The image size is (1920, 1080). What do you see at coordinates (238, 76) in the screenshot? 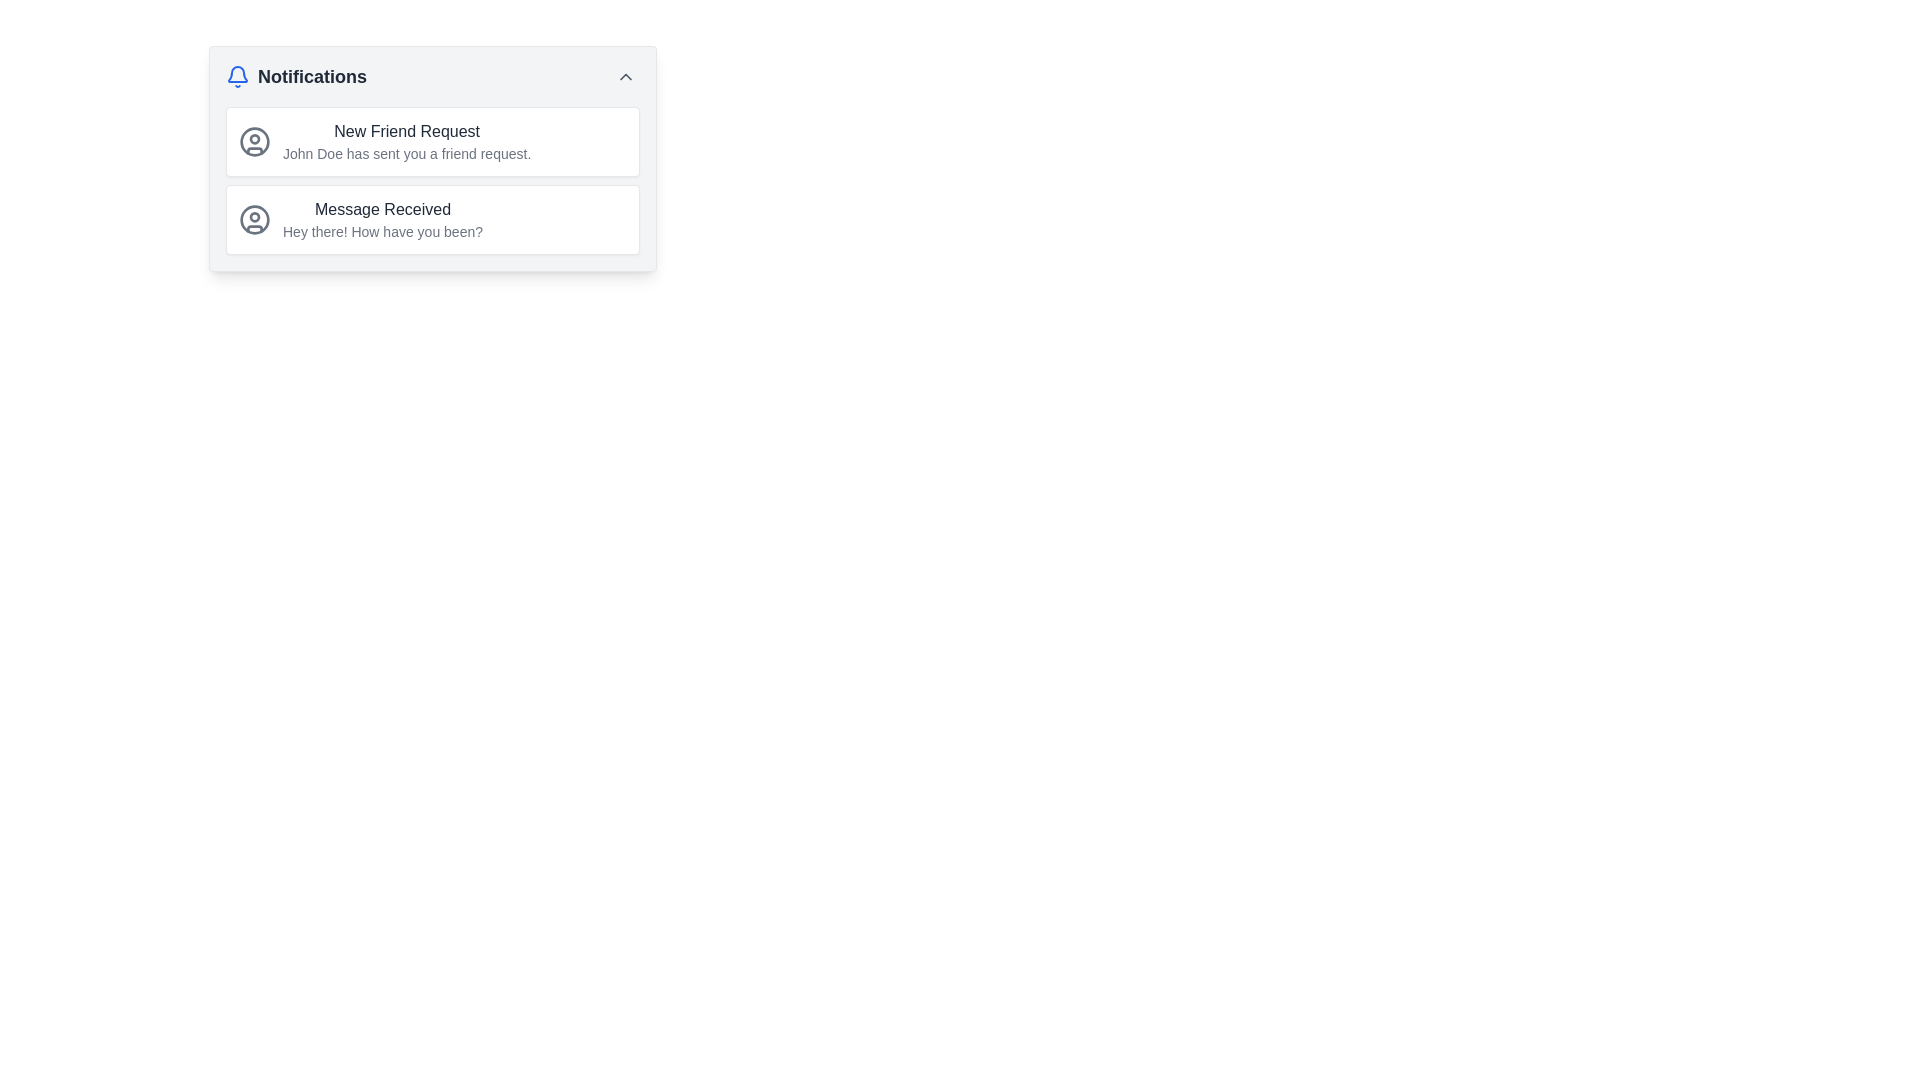
I see `the notification icon located to the left of the 'Notifications' text in the header section of the notification panel` at bounding box center [238, 76].